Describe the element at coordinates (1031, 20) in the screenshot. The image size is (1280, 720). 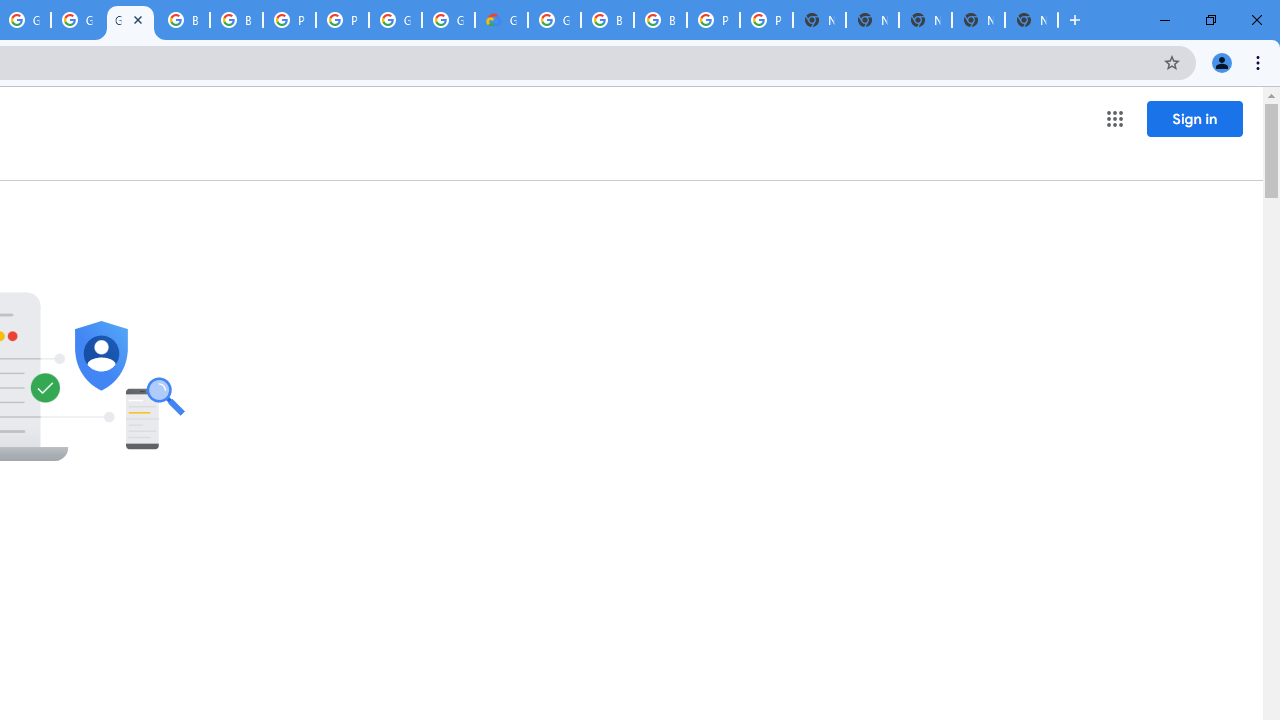
I see `'New Tab'` at that location.